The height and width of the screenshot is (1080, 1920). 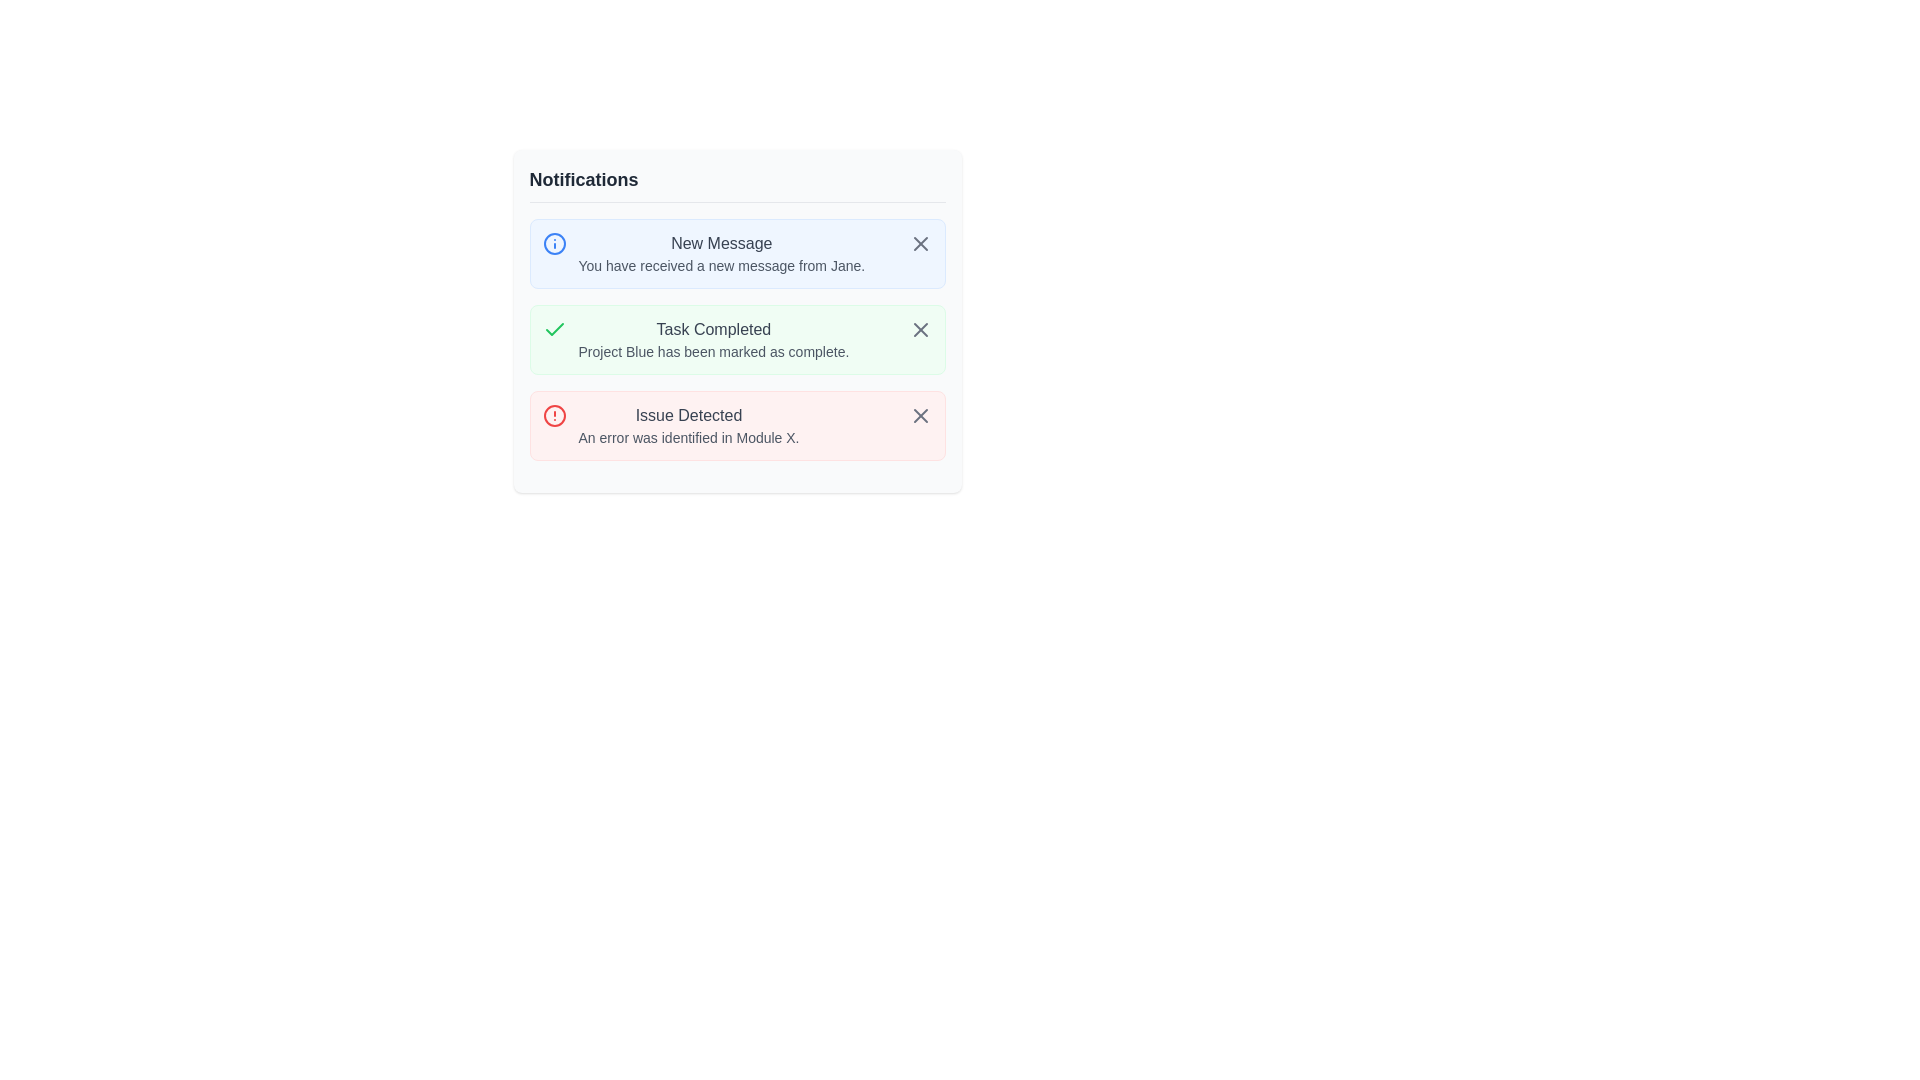 I want to click on details of the Notification card with the headline 'Issue Detected' and description 'An error was identified in Module X.', so click(x=736, y=424).